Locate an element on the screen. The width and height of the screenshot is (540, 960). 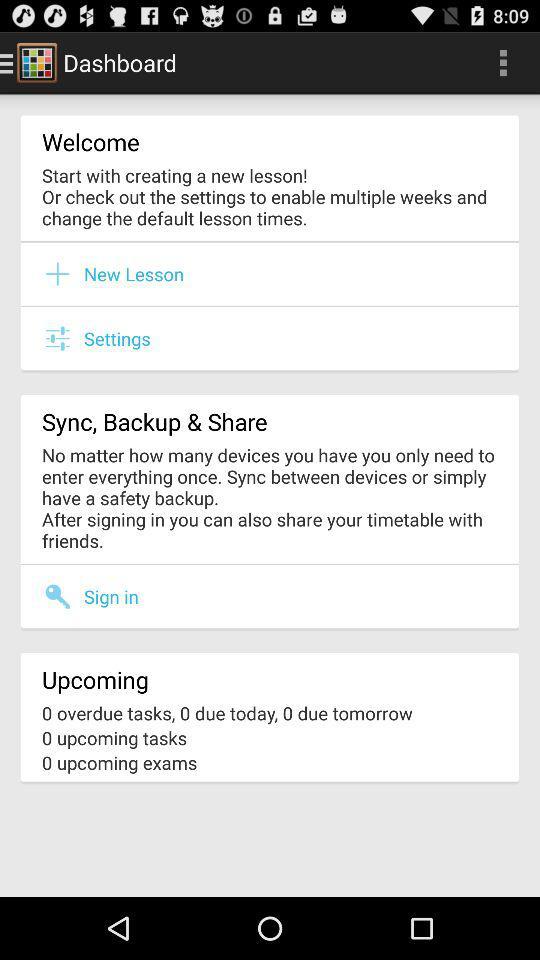
the no matter how is located at coordinates (270, 496).